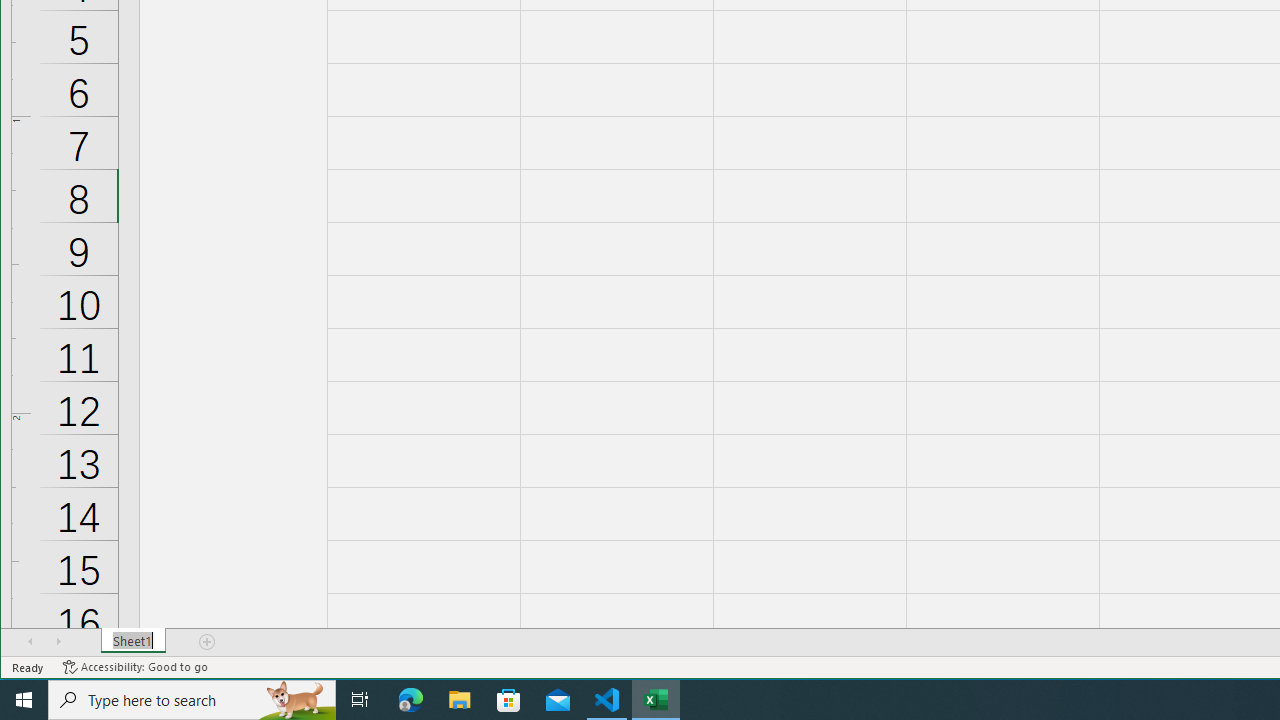 This screenshot has width=1280, height=720. I want to click on 'Search highlights icon opens search home window', so click(294, 698).